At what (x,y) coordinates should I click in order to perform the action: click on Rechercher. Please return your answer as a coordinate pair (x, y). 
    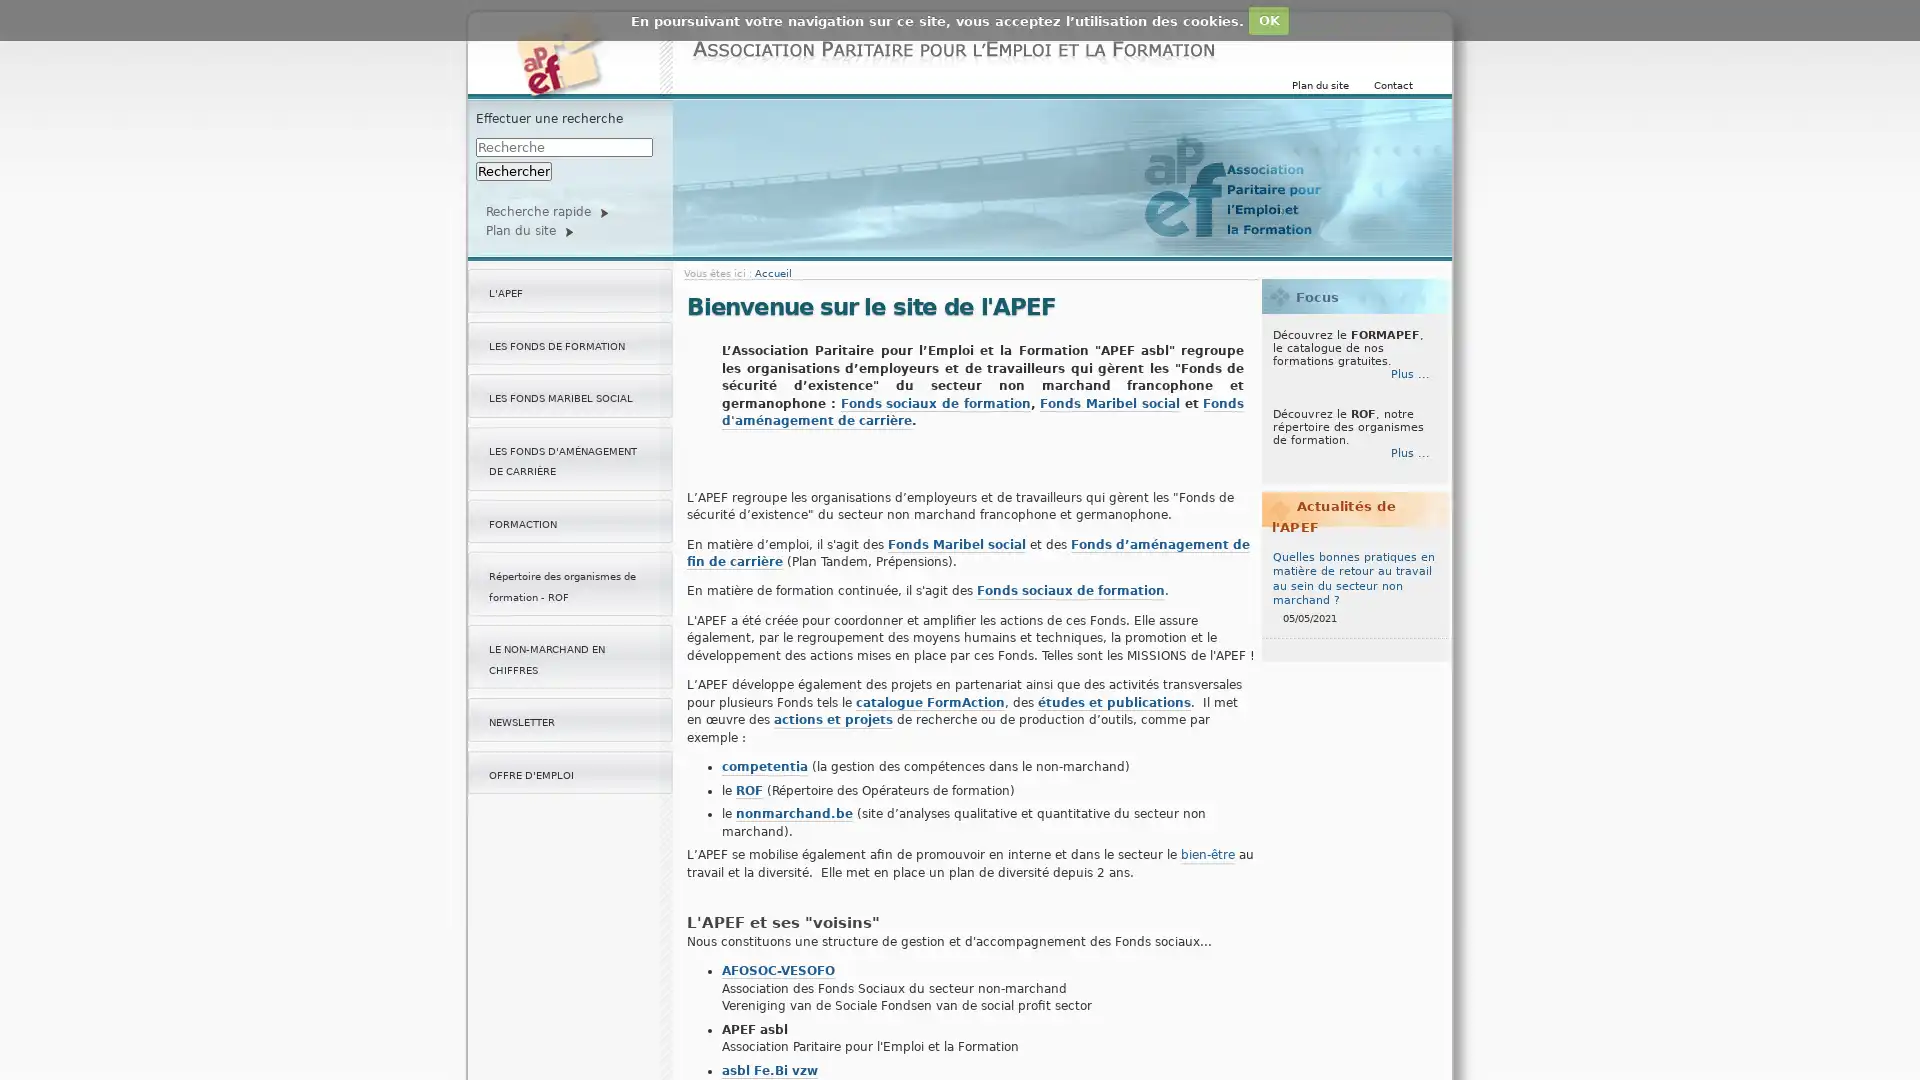
    Looking at the image, I should click on (513, 170).